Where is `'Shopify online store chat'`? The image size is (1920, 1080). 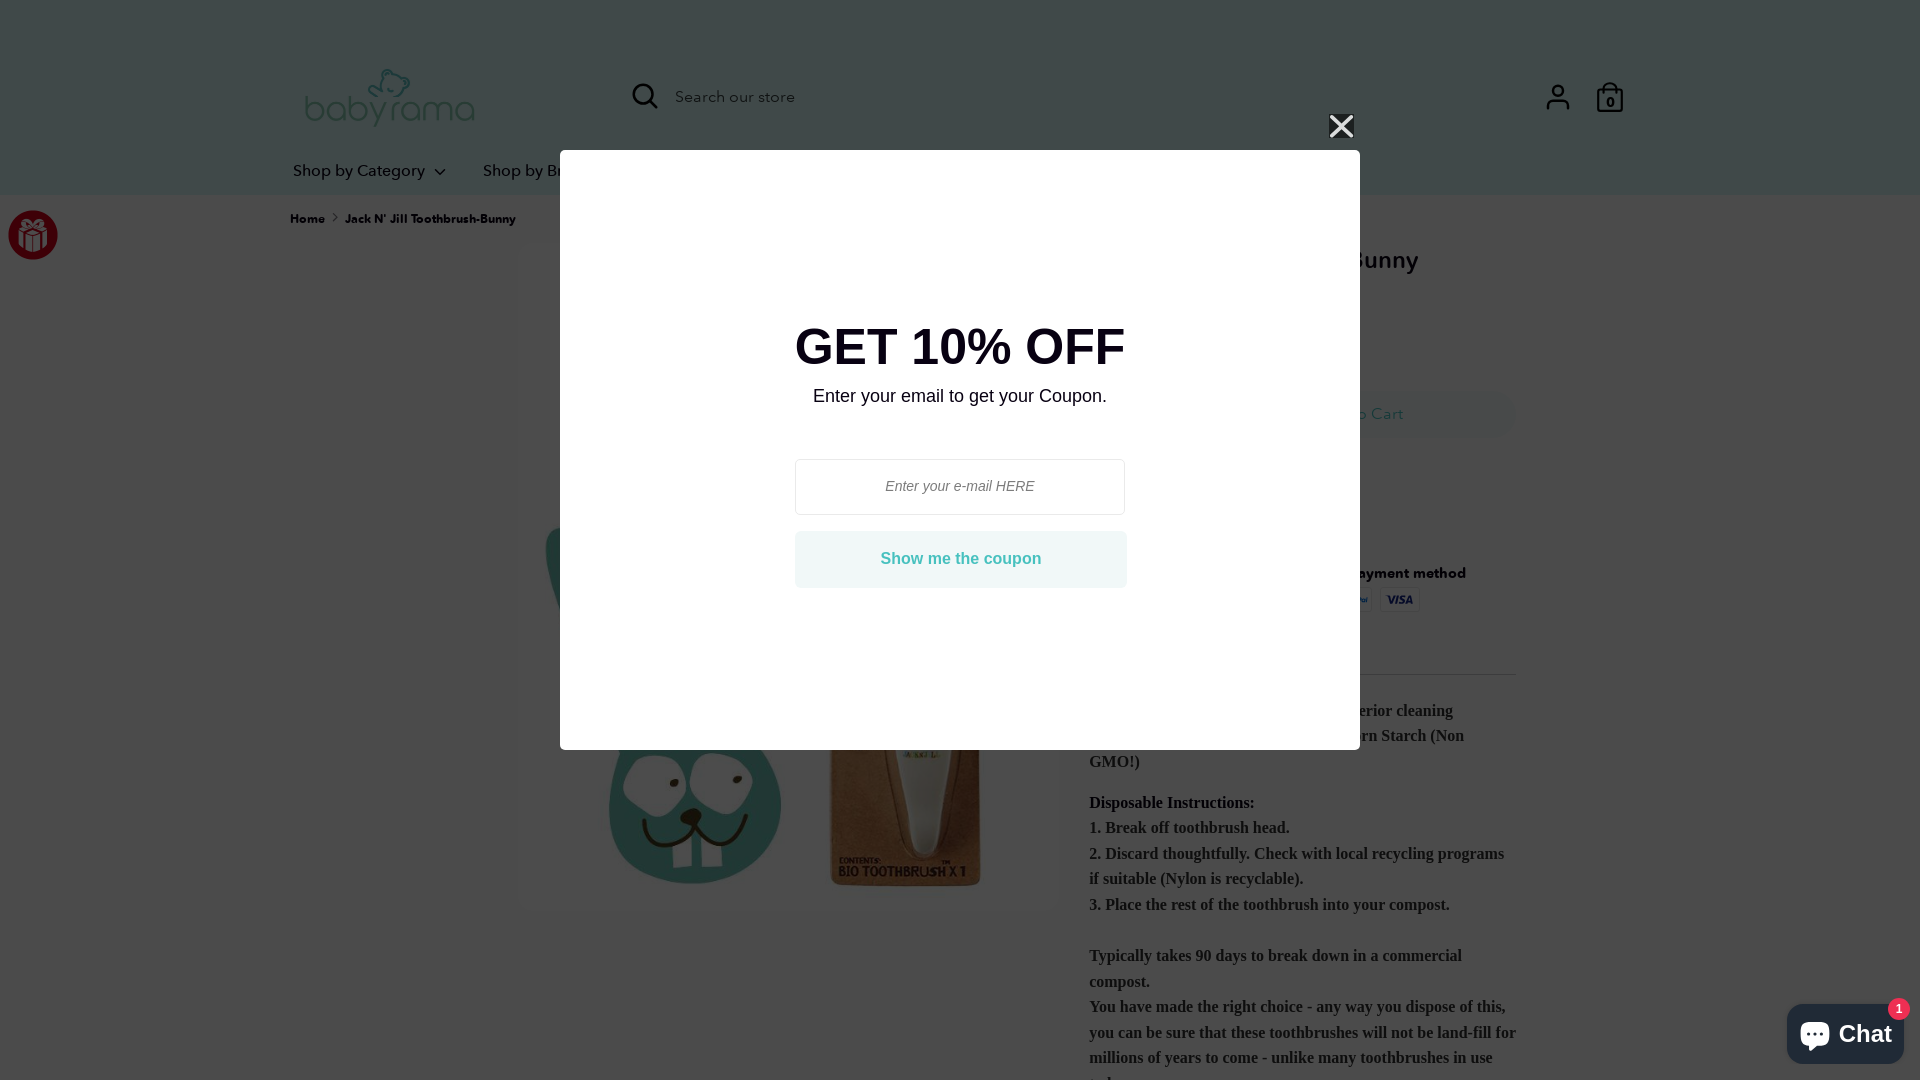 'Shopify online store chat' is located at coordinates (1844, 1029).